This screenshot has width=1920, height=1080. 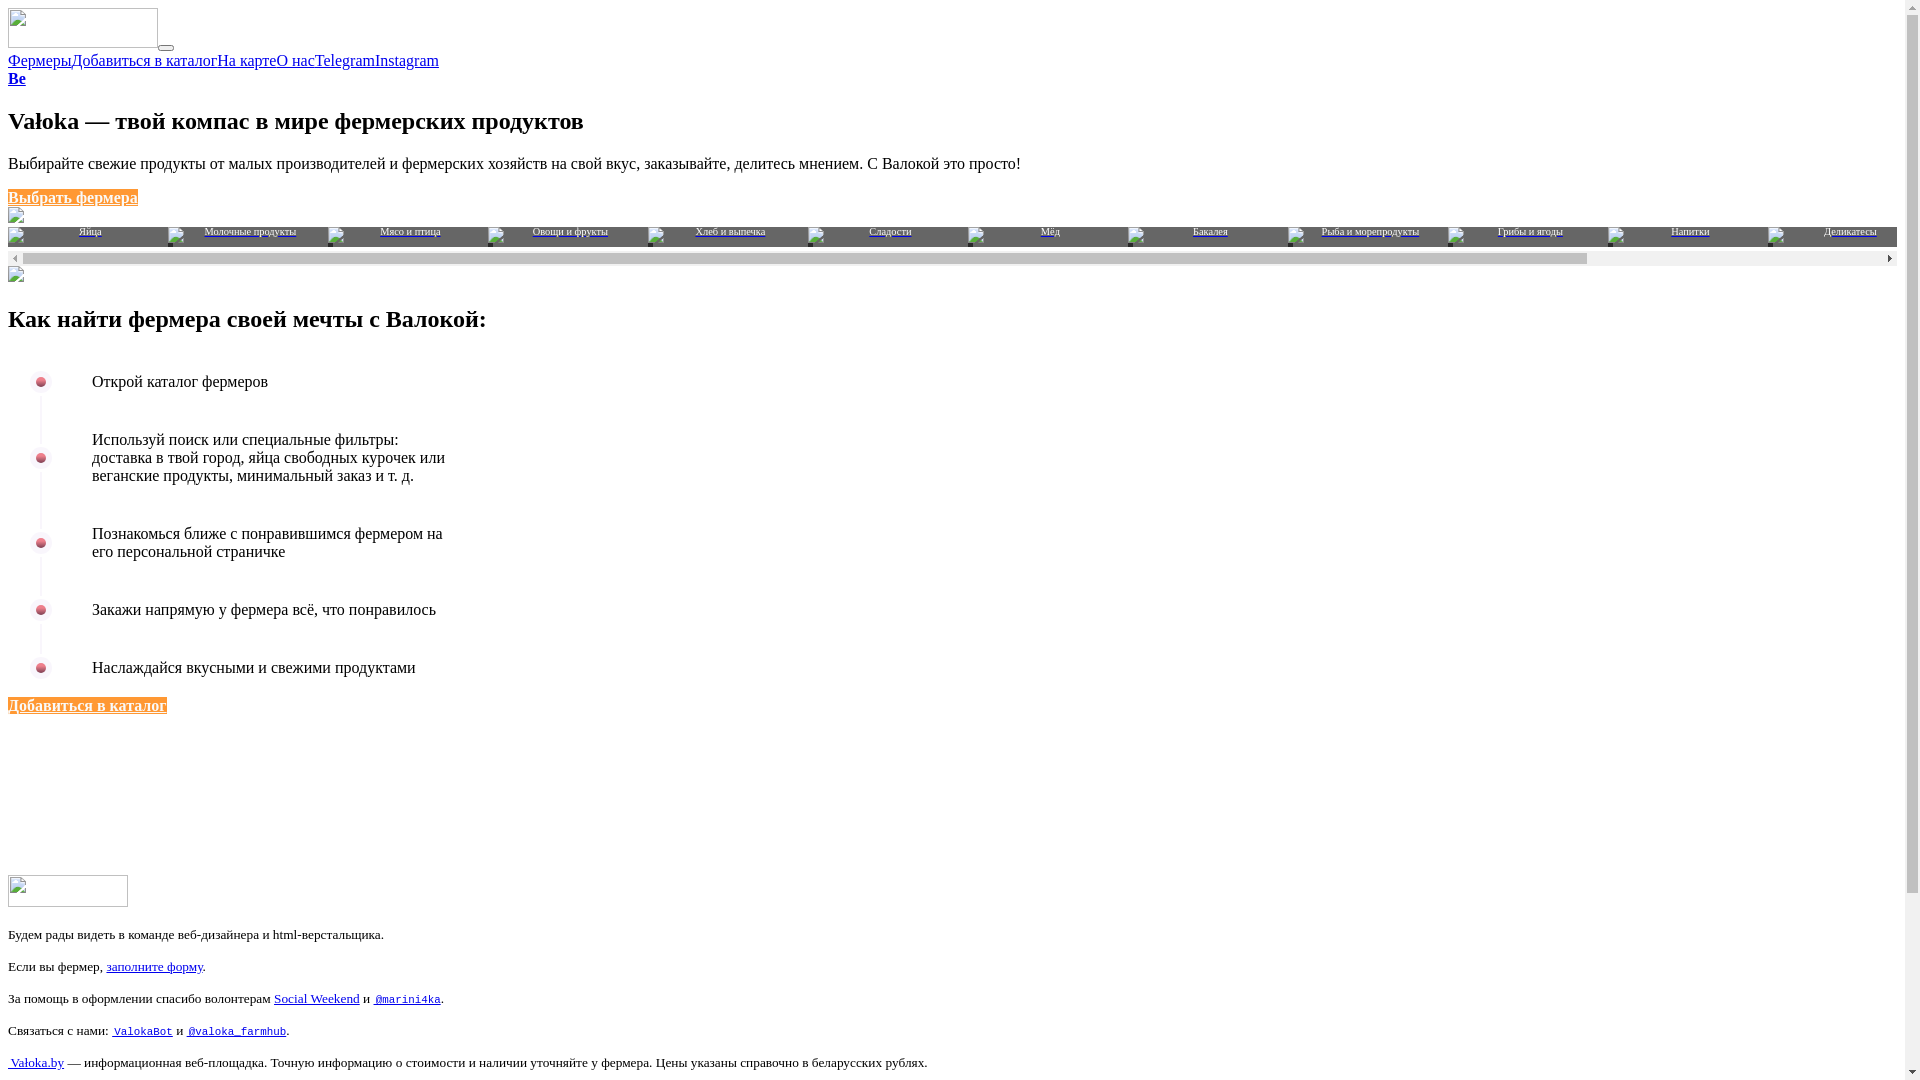 I want to click on 'Instagram', so click(x=406, y=59).